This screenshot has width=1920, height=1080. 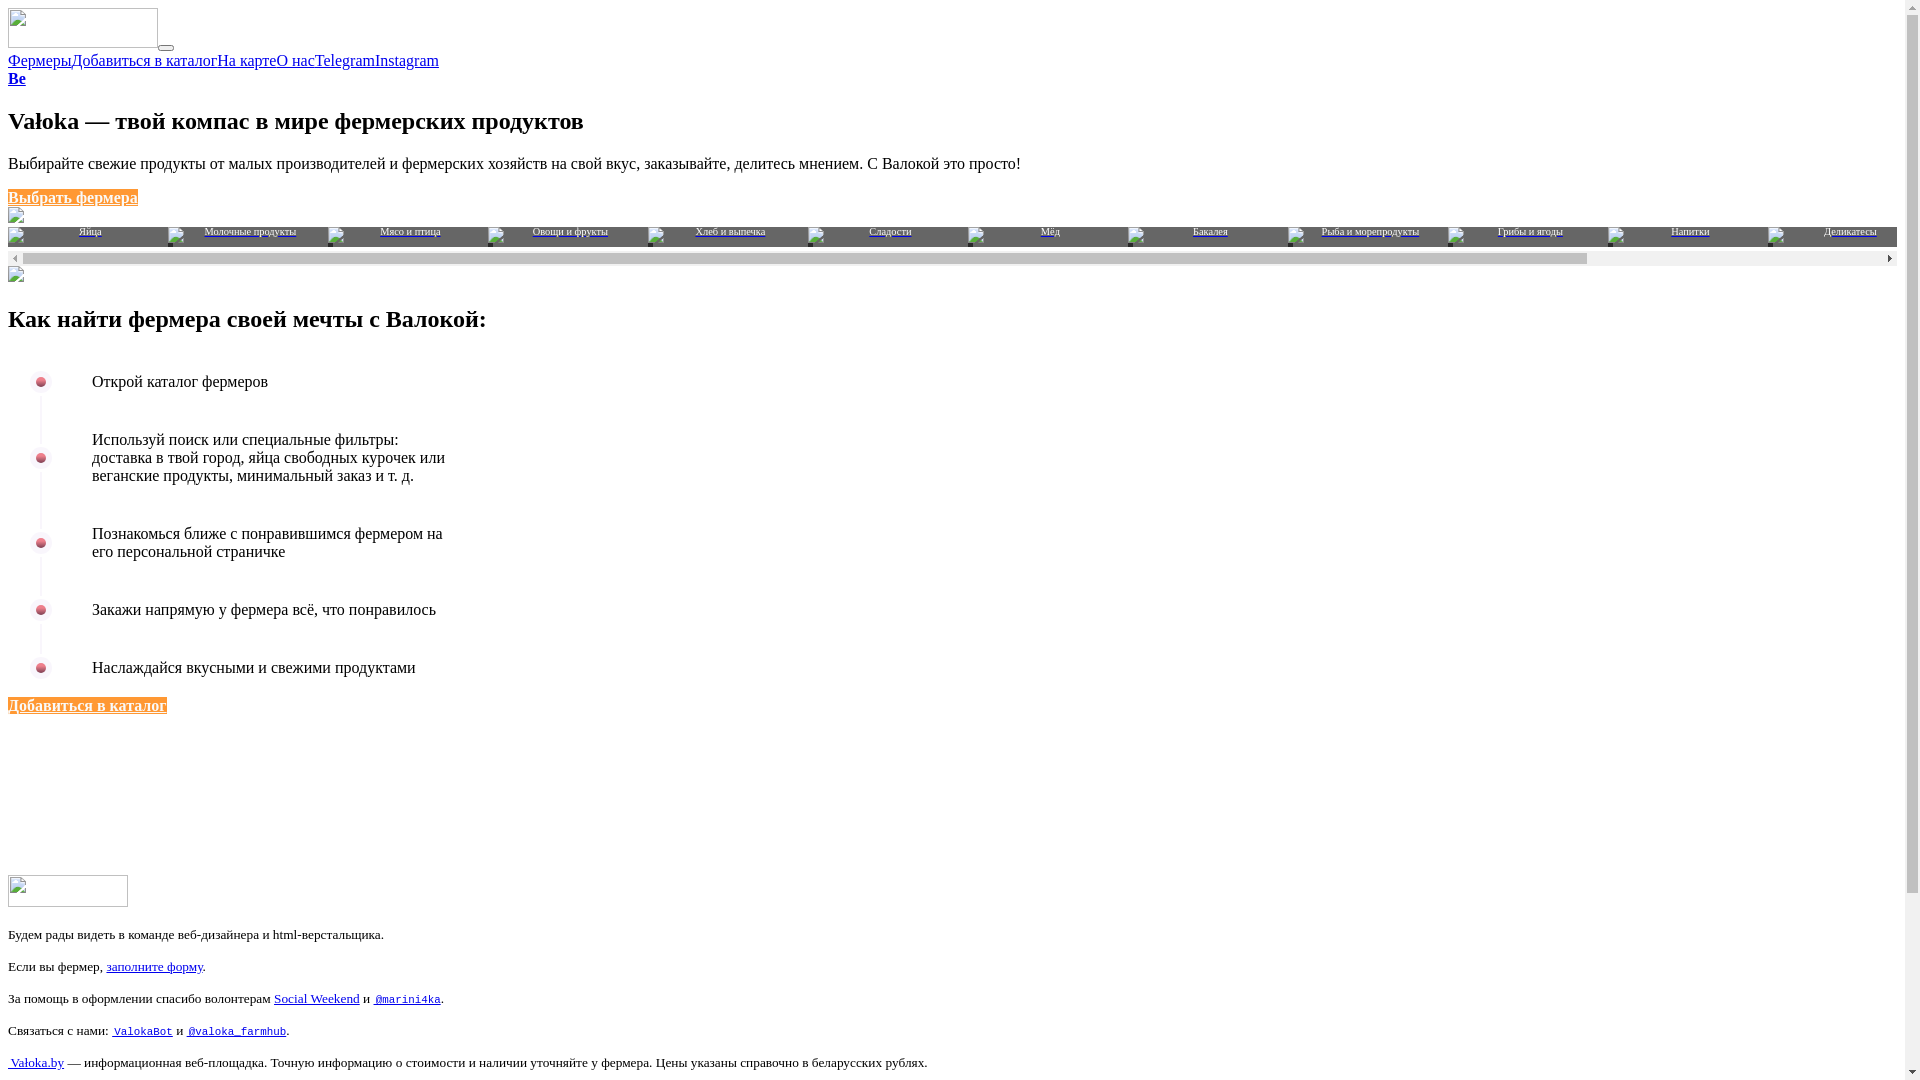 I want to click on 'Instagram', so click(x=406, y=59).